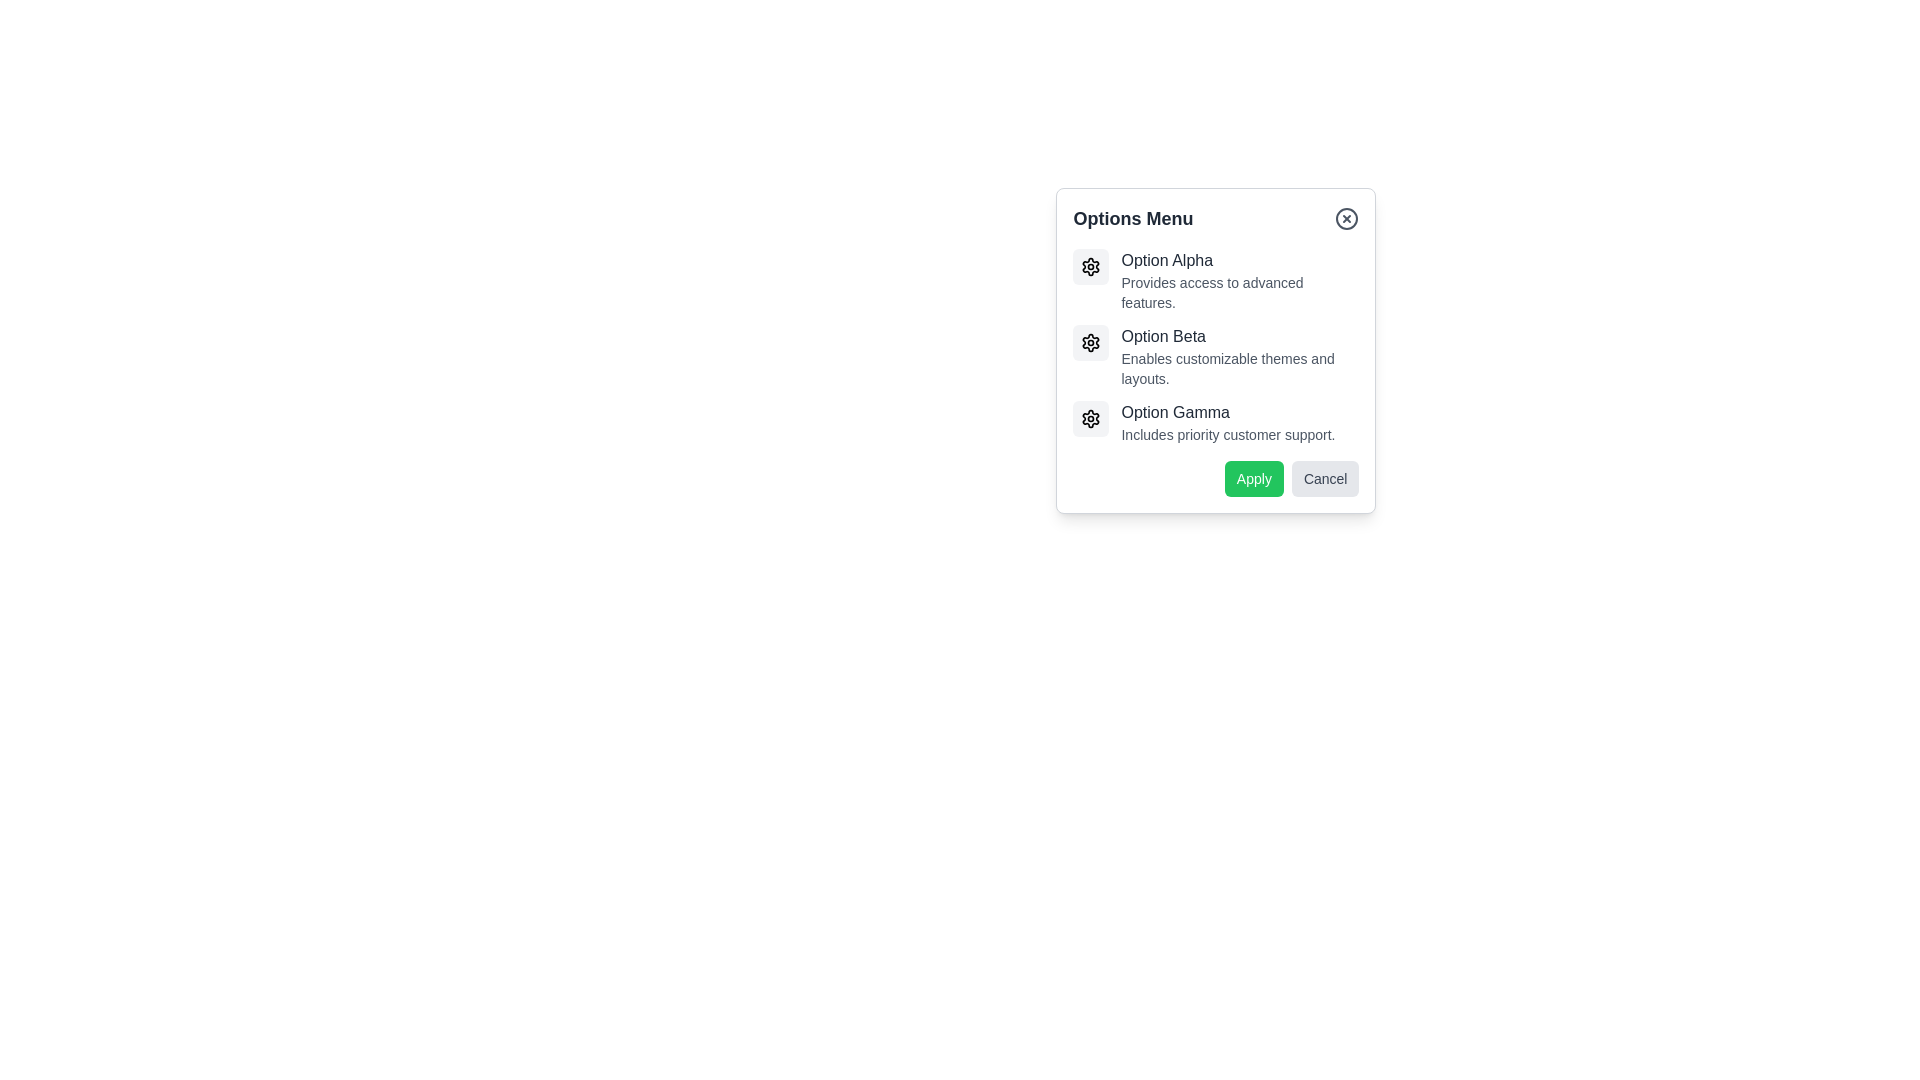 This screenshot has height=1080, width=1920. What do you see at coordinates (1090, 265) in the screenshot?
I see `the gear icon within the 'Option Alpha' section of the menu to understand the option better` at bounding box center [1090, 265].